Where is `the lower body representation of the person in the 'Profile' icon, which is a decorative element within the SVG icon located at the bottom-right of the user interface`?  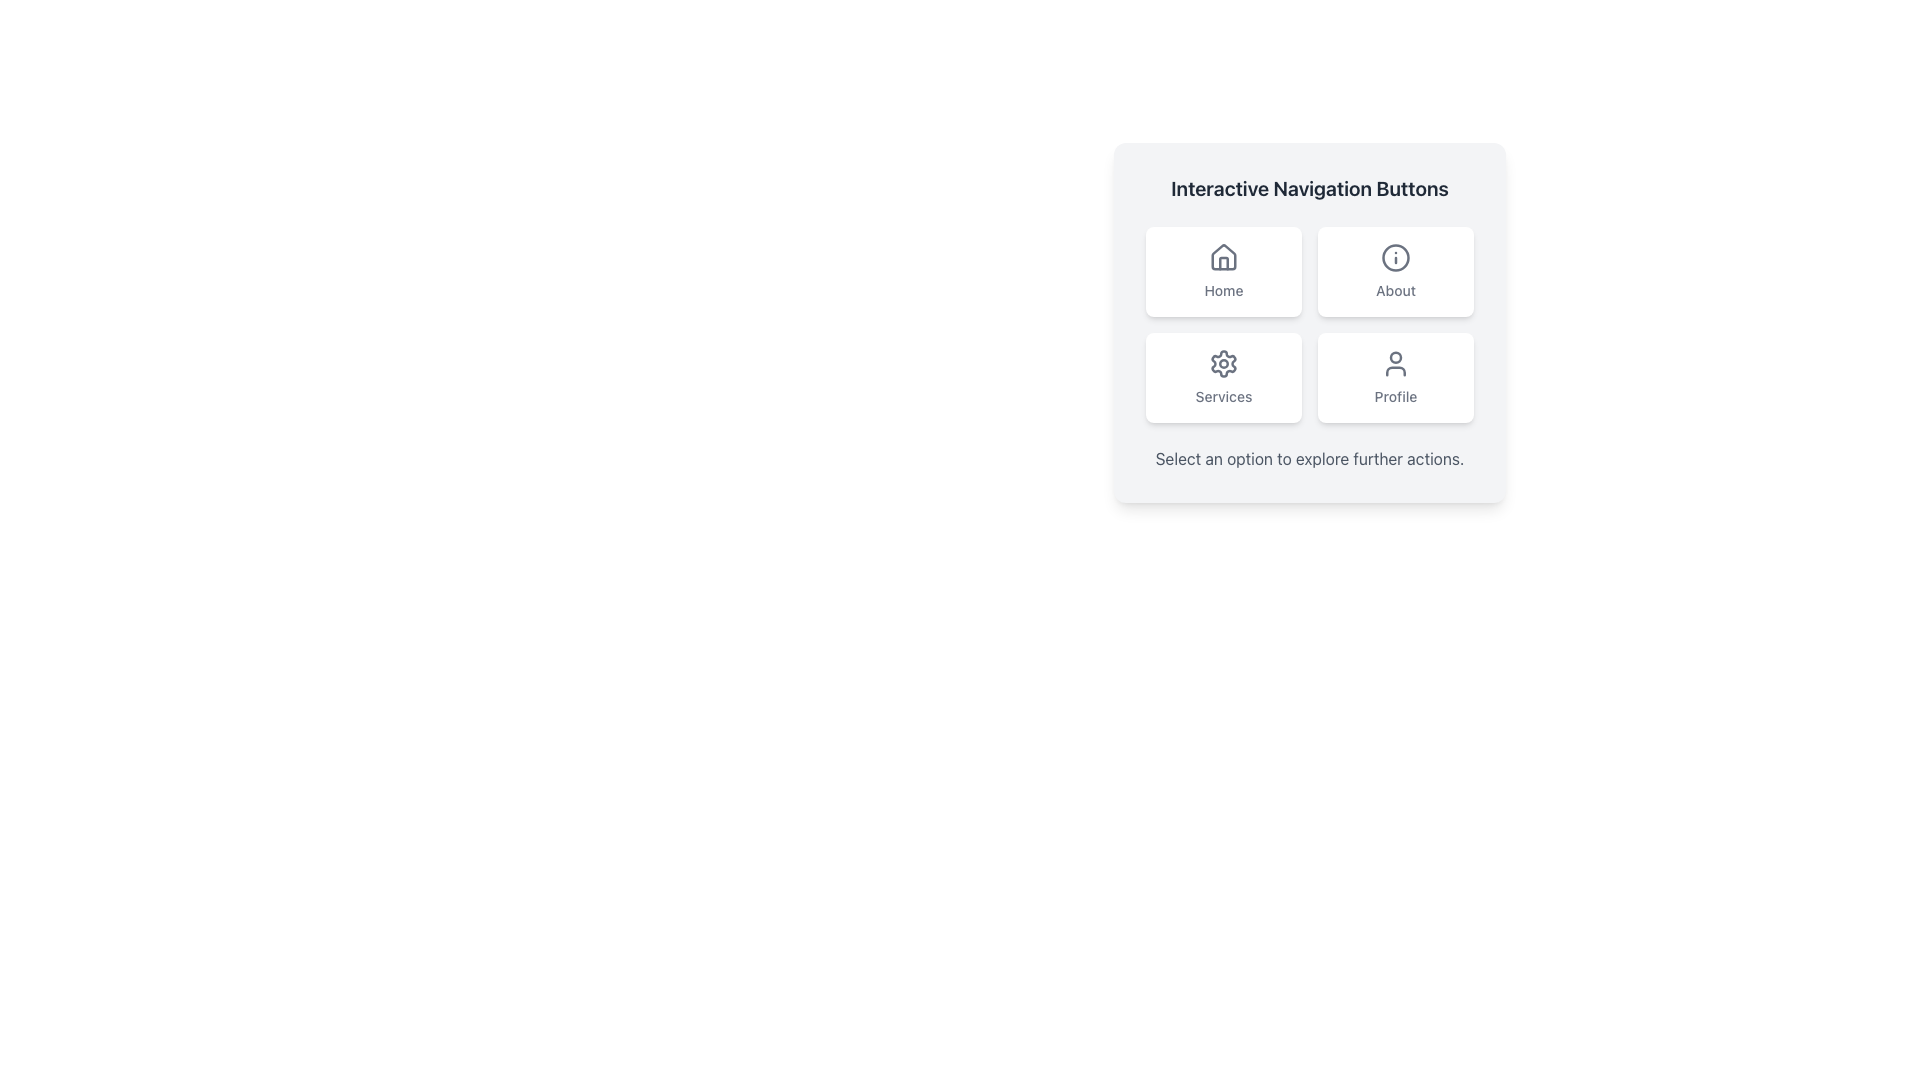
the lower body representation of the person in the 'Profile' icon, which is a decorative element within the SVG icon located at the bottom-right of the user interface is located at coordinates (1395, 371).